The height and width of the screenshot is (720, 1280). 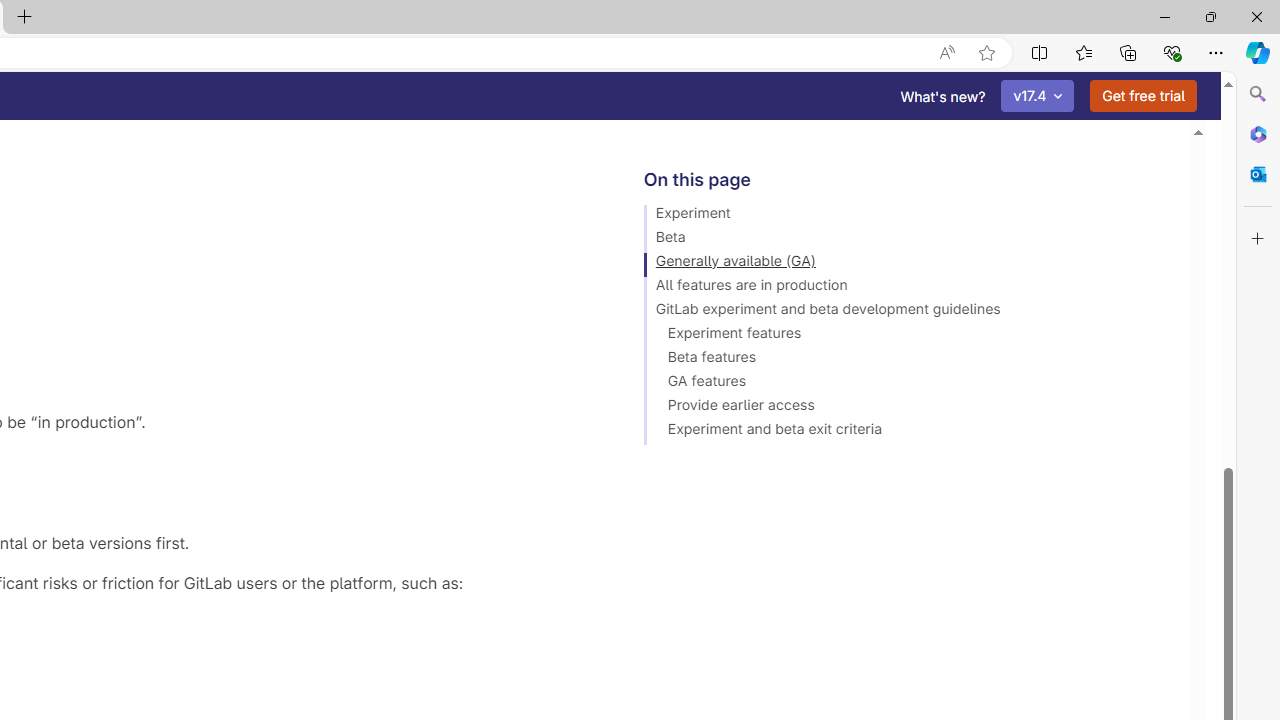 What do you see at coordinates (907, 431) in the screenshot?
I see `'Experiment and beta exit criteria'` at bounding box center [907, 431].